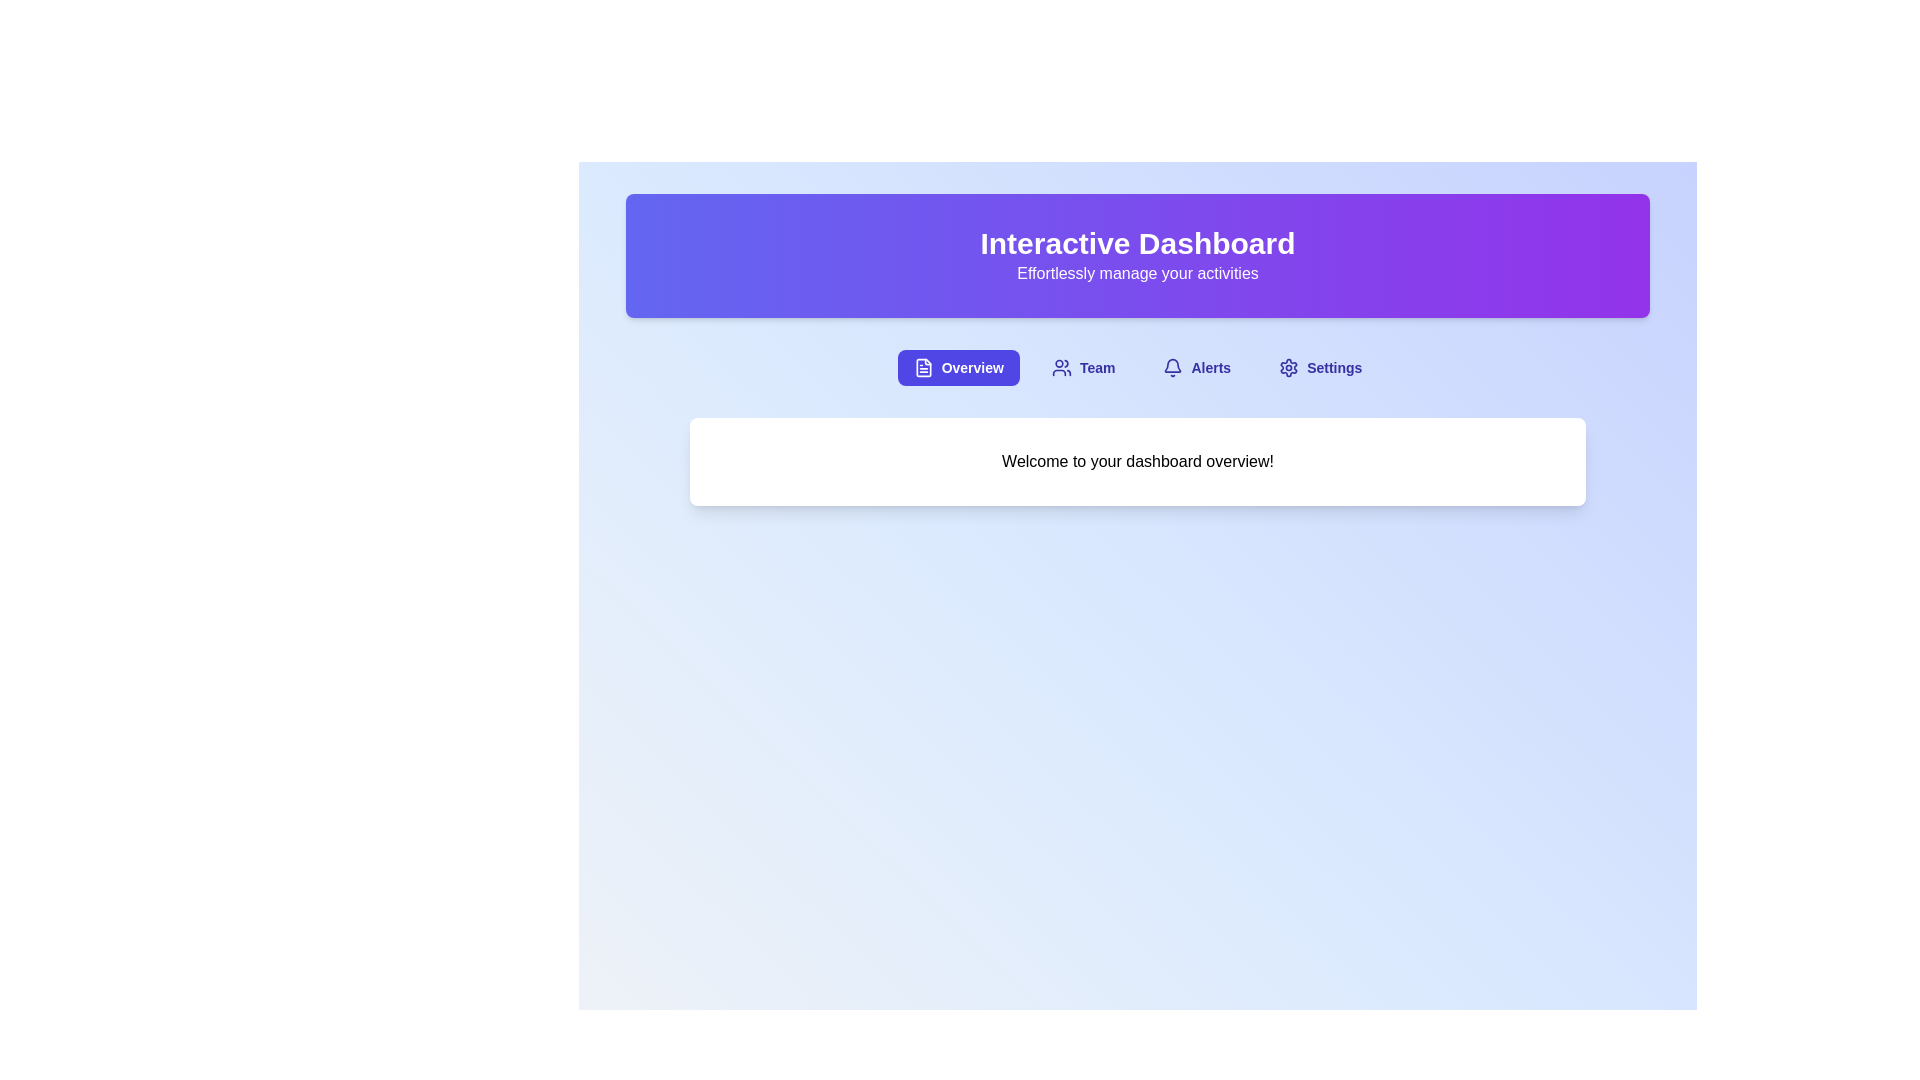 The image size is (1920, 1080). What do you see at coordinates (922, 367) in the screenshot?
I see `the decorative 'Overview' icon located to the left of the label 'Overview' in the button area` at bounding box center [922, 367].